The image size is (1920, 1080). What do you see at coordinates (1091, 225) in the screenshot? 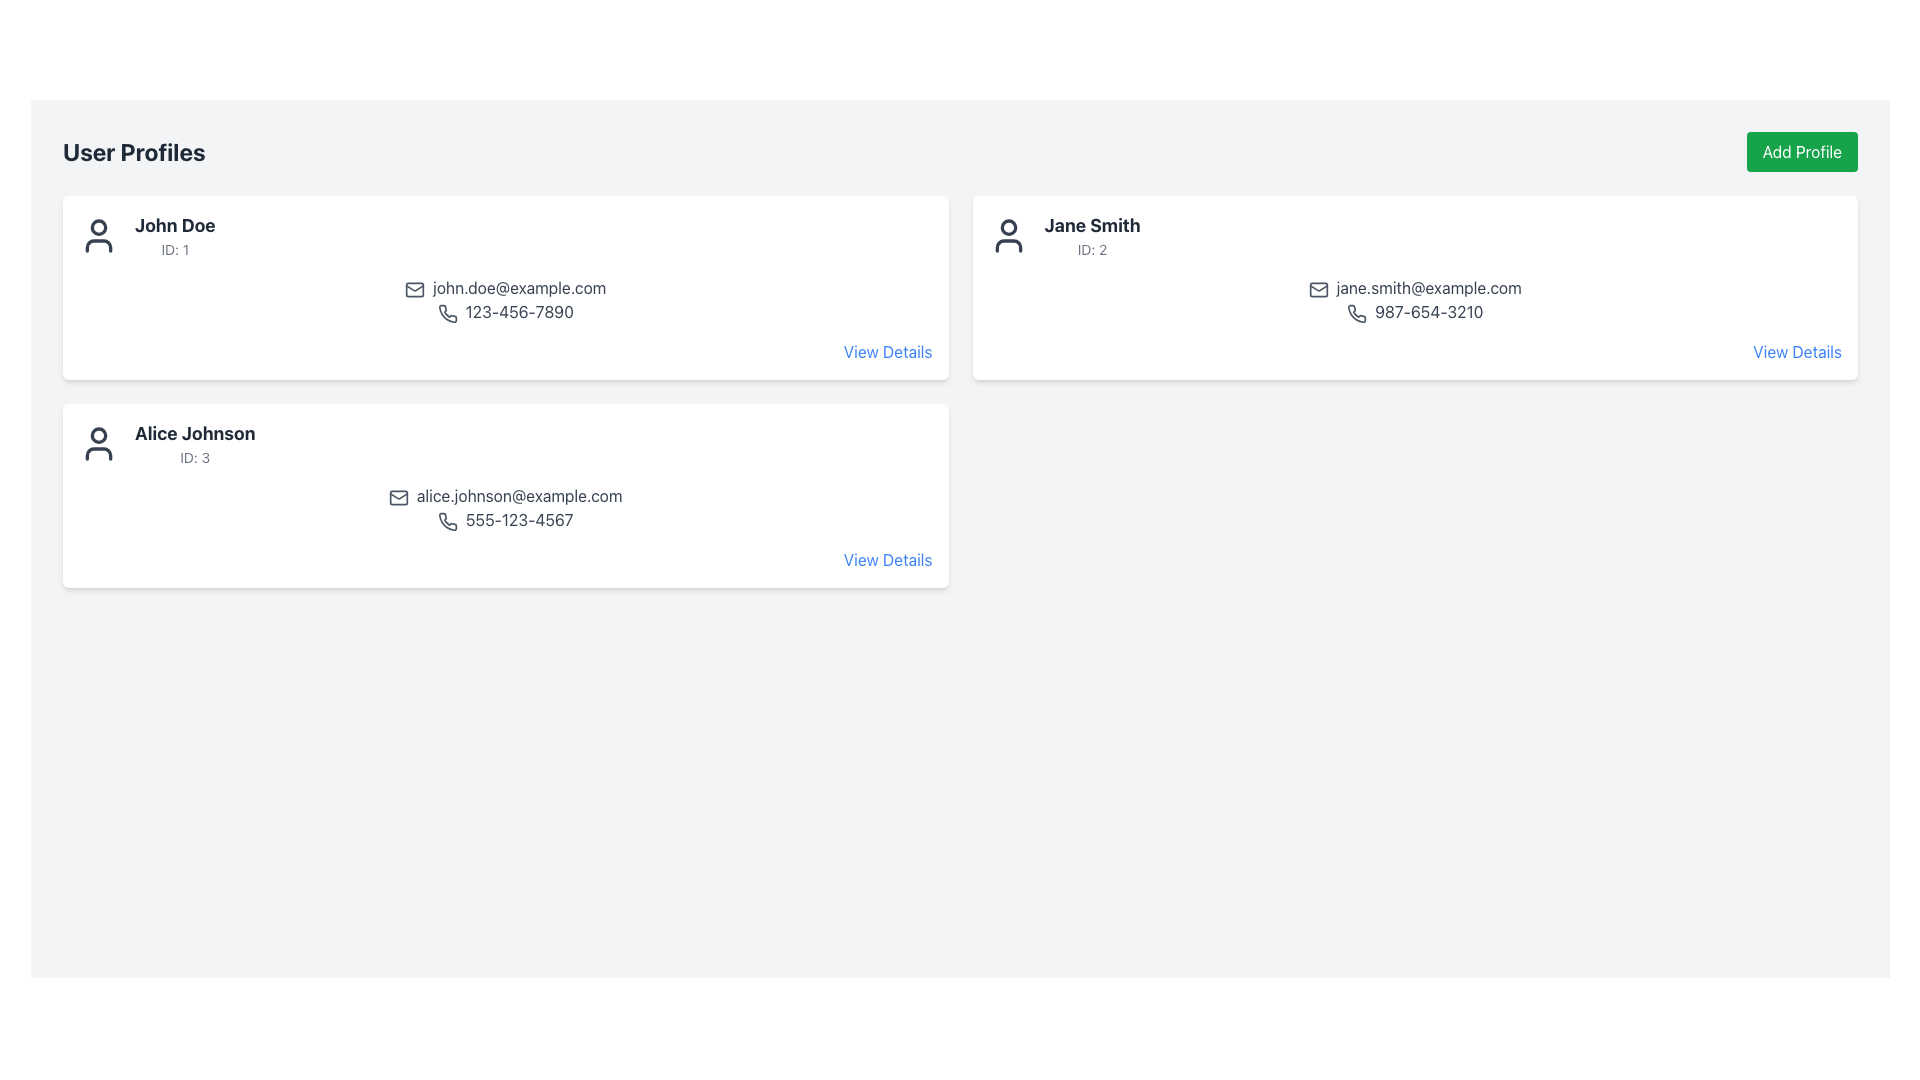
I see `the text label displaying 'Jane Smith' in bold font located in the upper-right user profile card, above the 'ID: 2' label` at bounding box center [1091, 225].